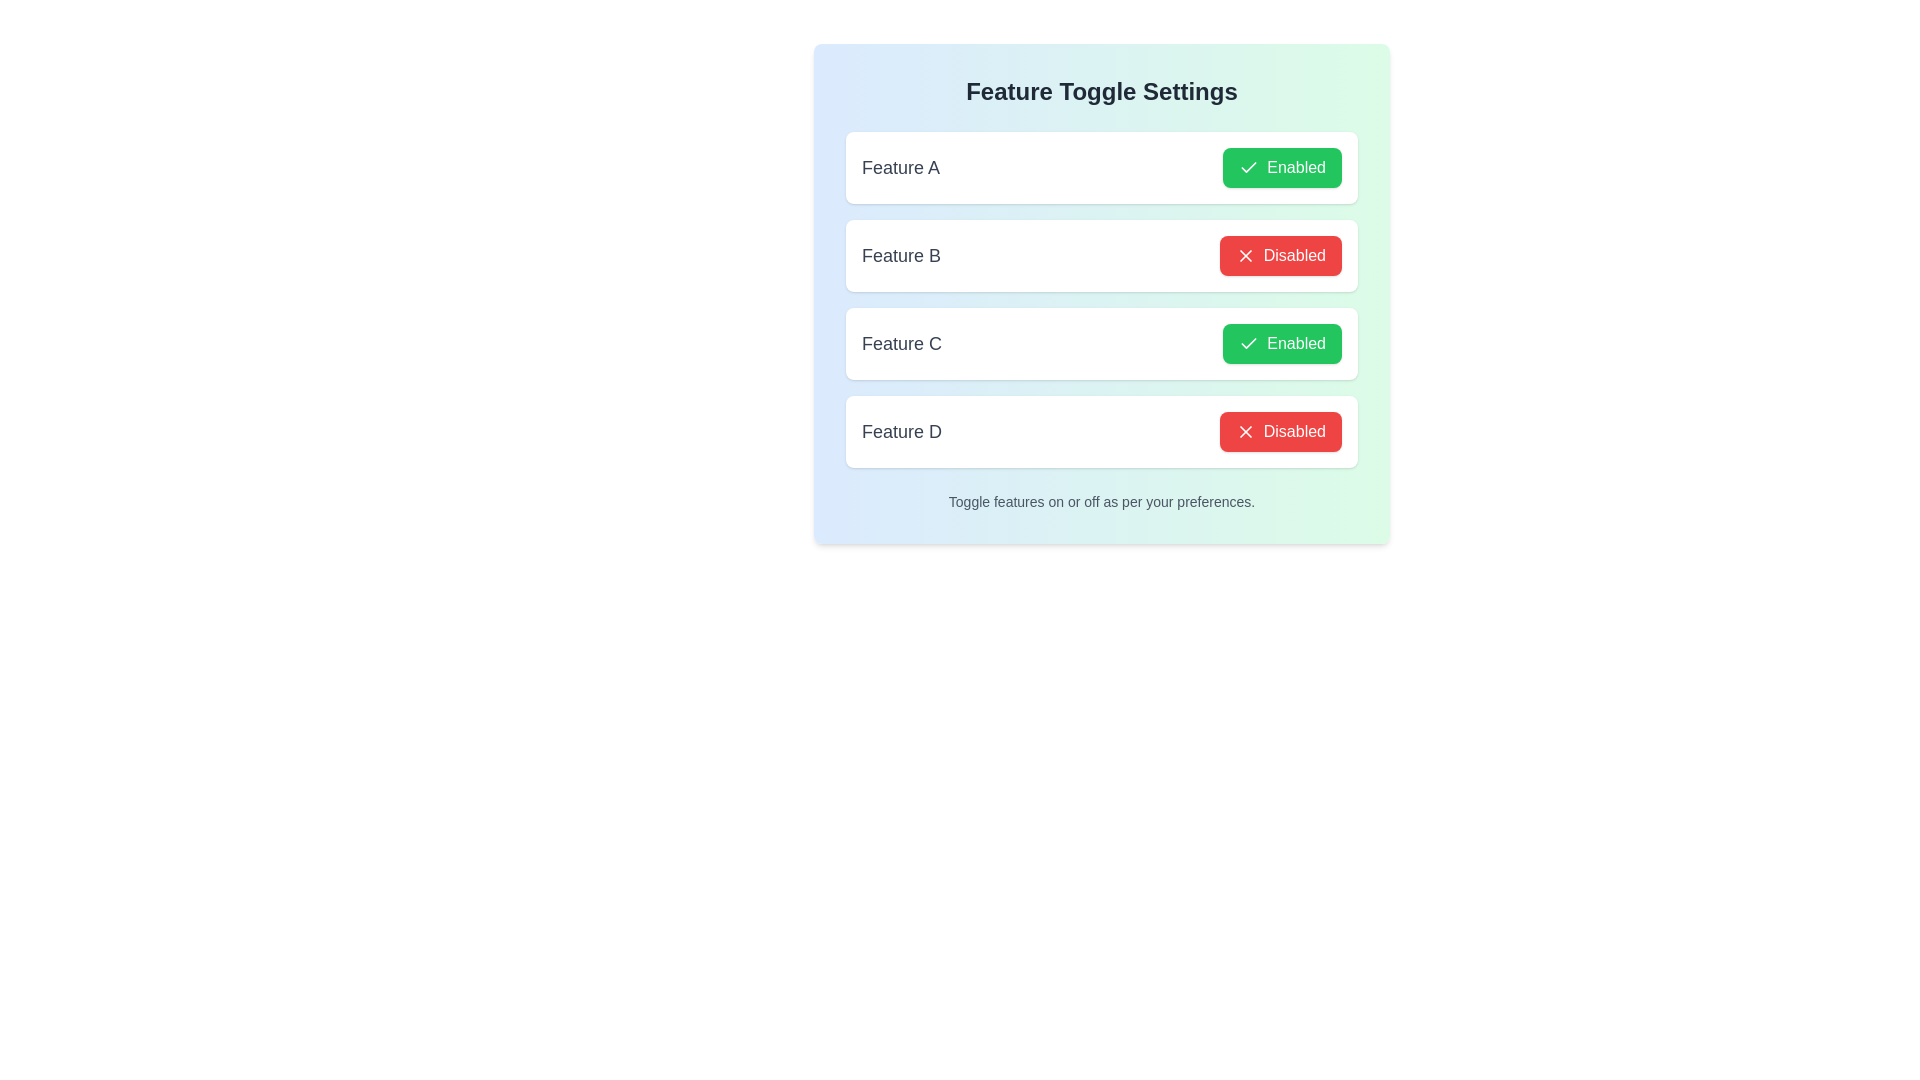 The height and width of the screenshot is (1080, 1920). I want to click on the Text label that describes the associated toggle feature in the third row of the 'Feature Toggle Settings' section, so click(901, 342).